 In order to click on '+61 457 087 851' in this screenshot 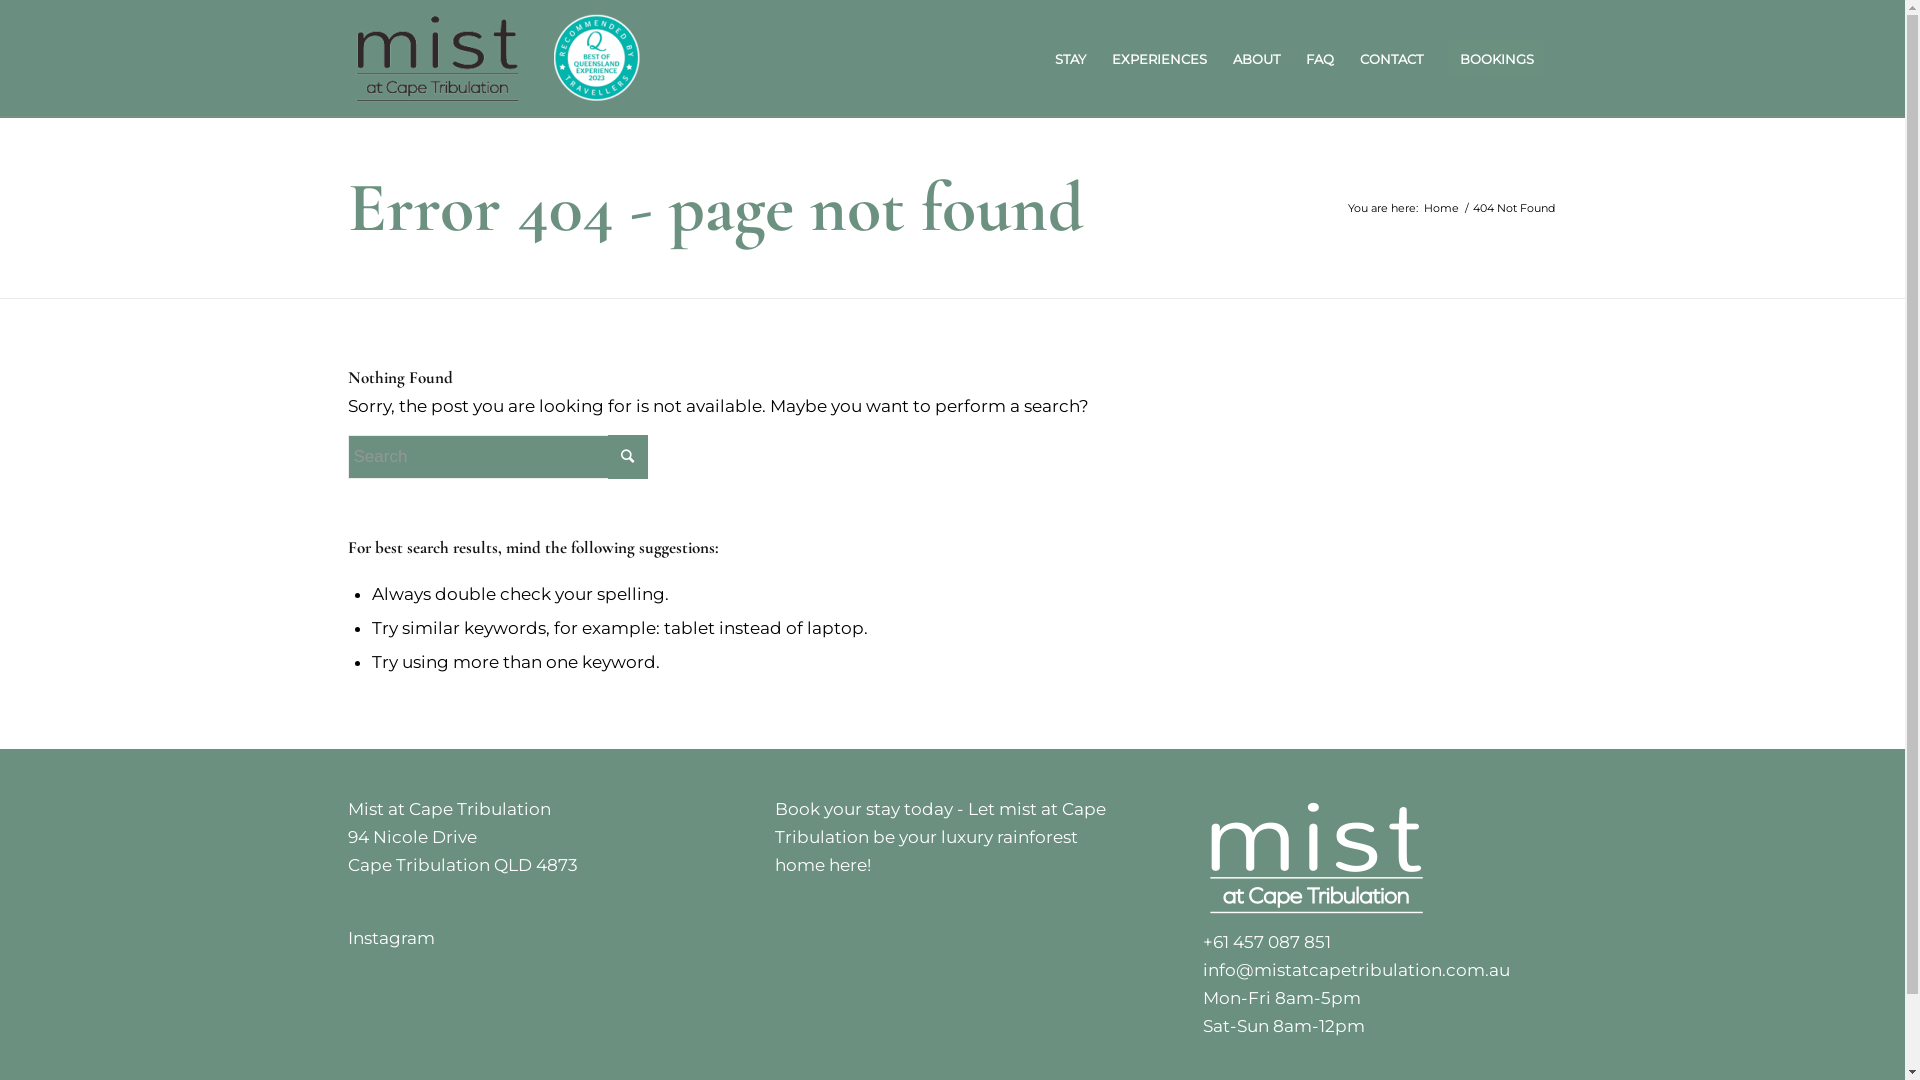, I will do `click(1266, 941)`.